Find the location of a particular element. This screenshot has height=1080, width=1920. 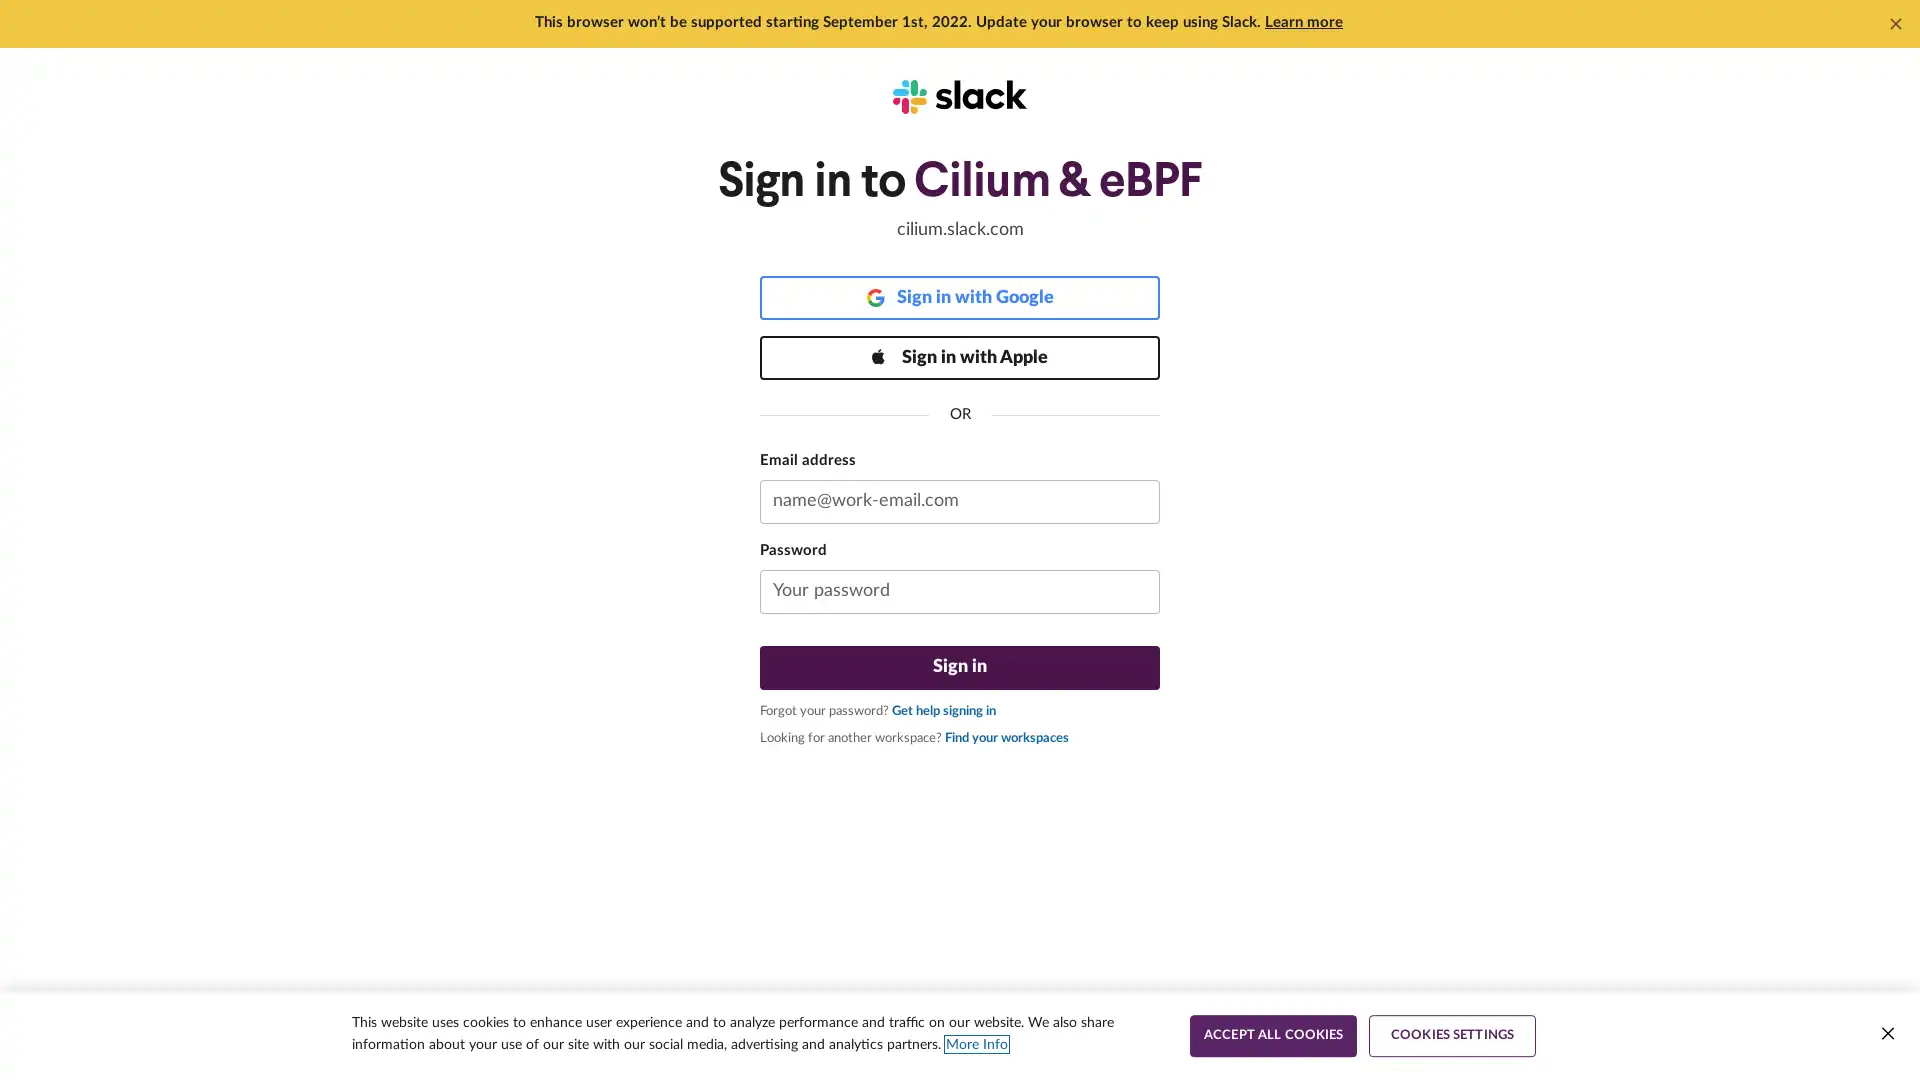

Dismiss is located at coordinates (1895, 23).